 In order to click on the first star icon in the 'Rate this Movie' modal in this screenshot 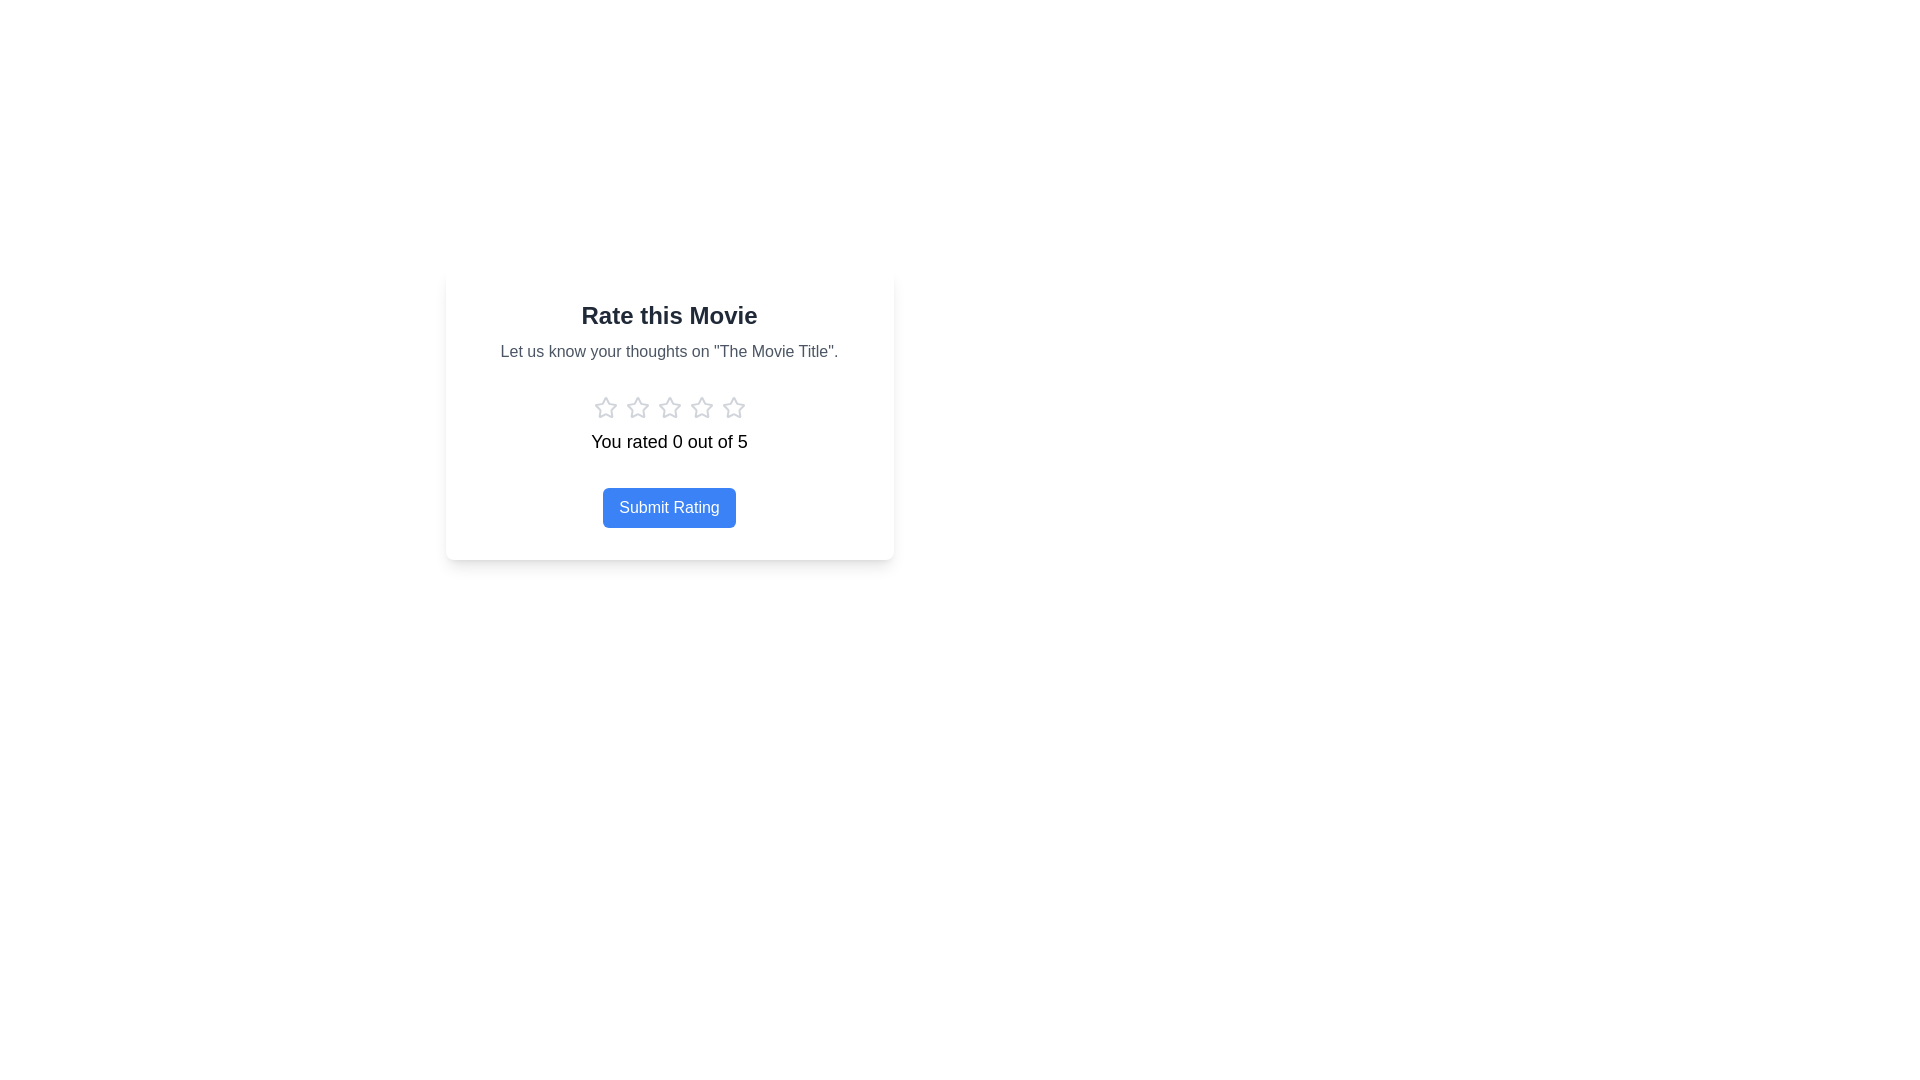, I will do `click(636, 406)`.